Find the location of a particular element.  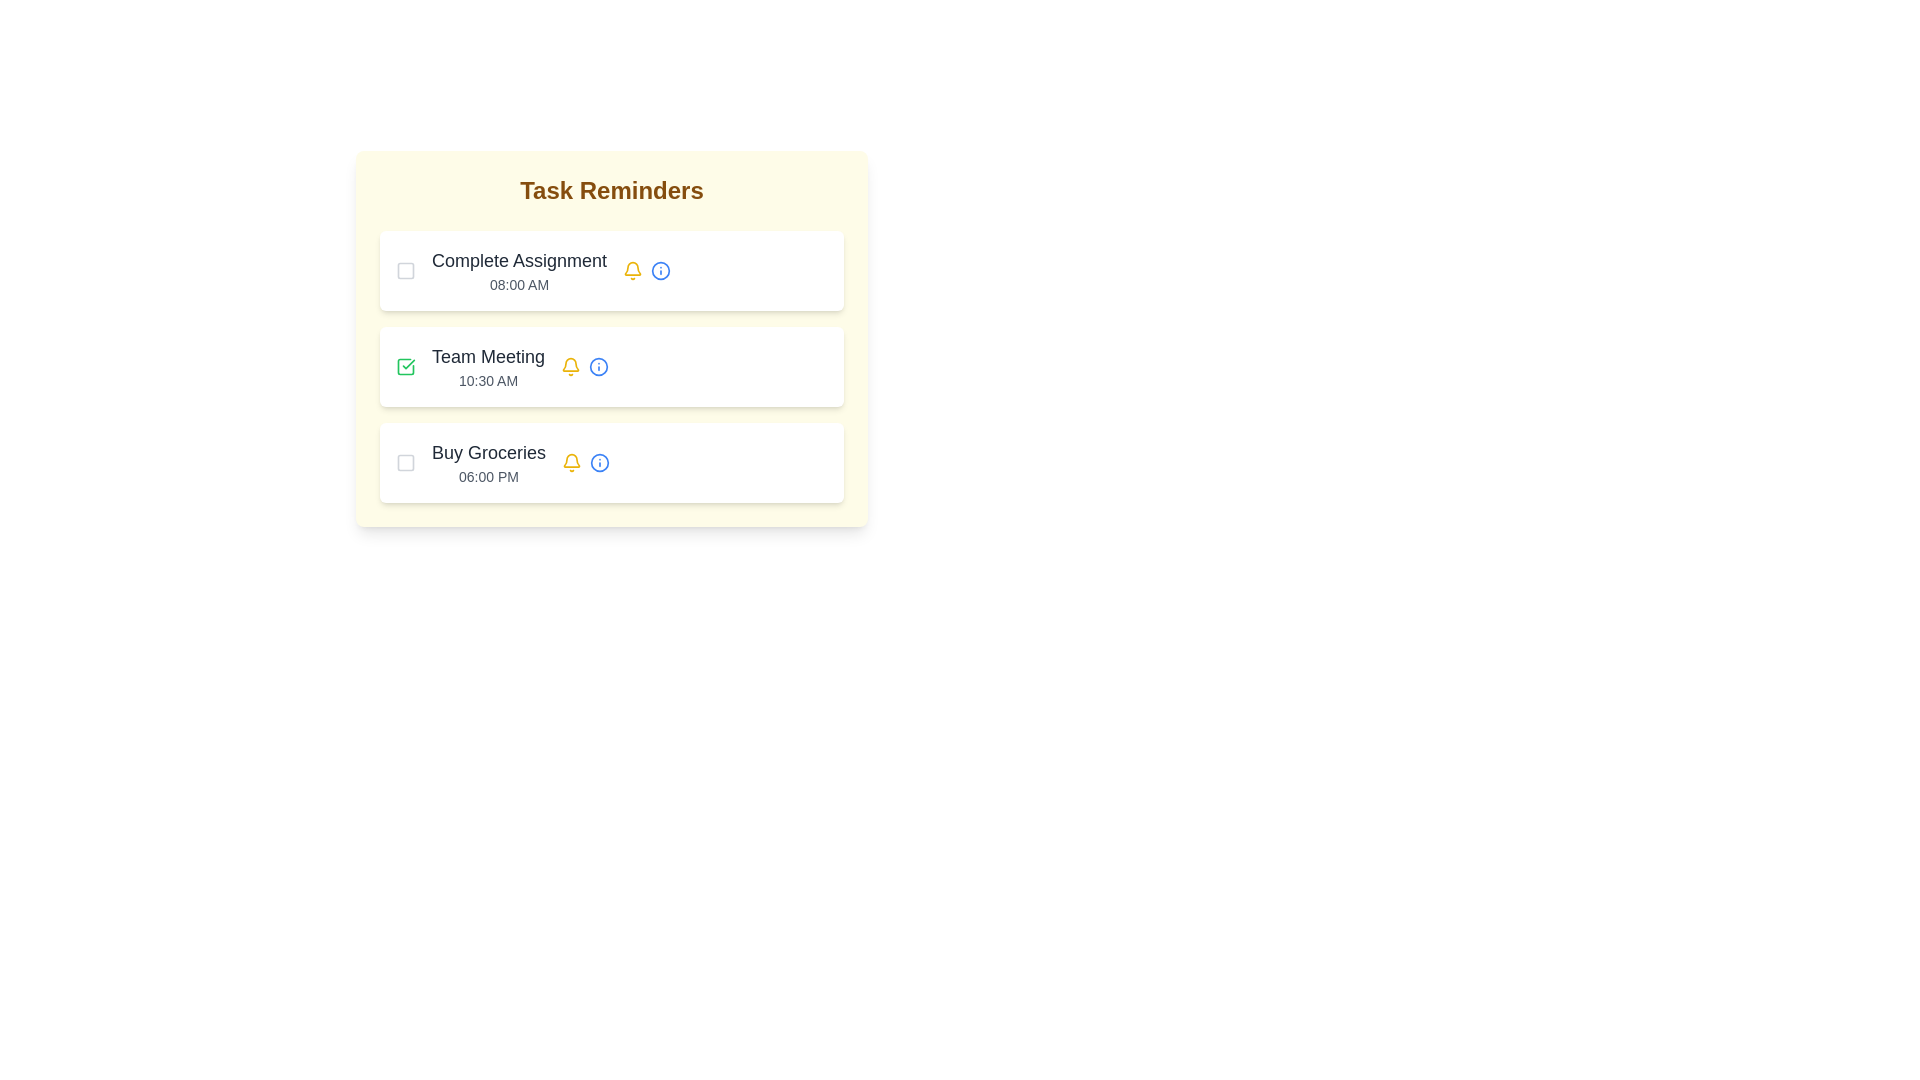

on the bold text label displaying 'Team Meeting' located at the top left corner of the second reminder card is located at coordinates (488, 356).